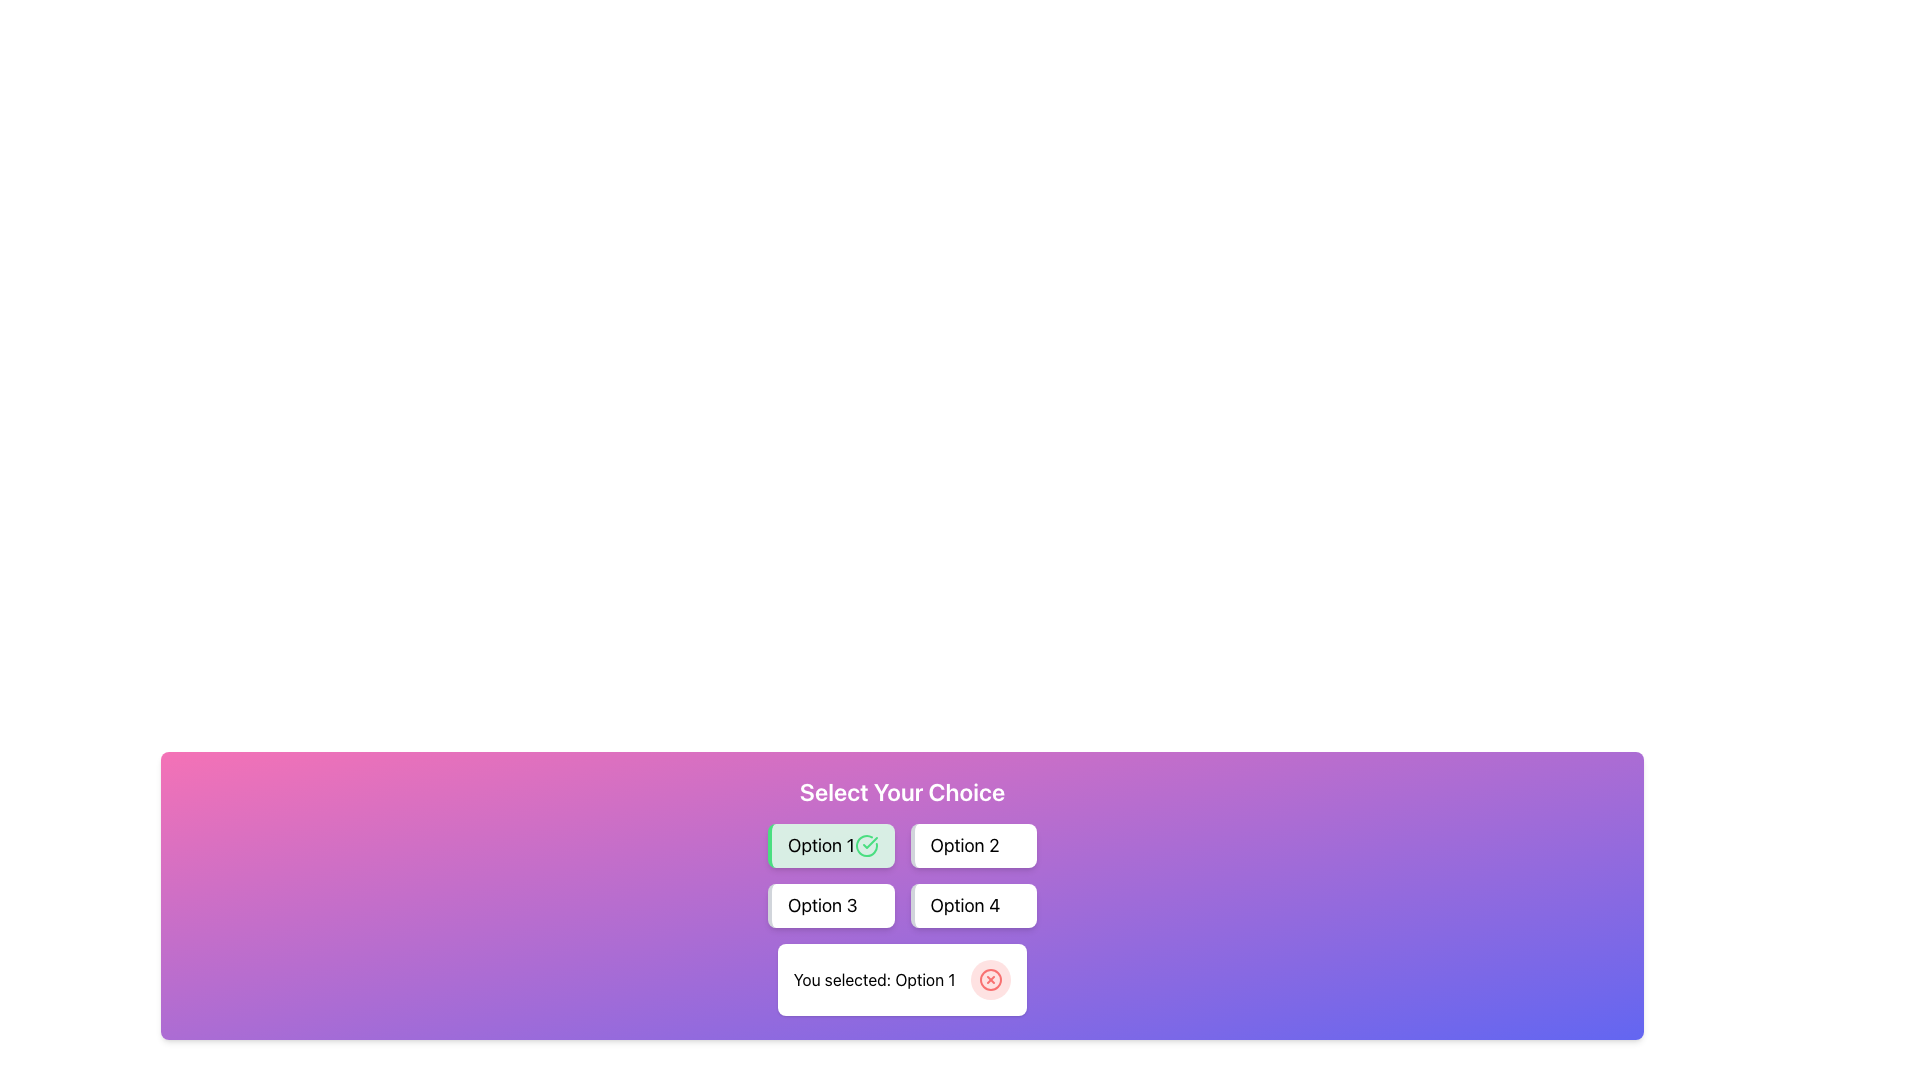  What do you see at coordinates (973, 906) in the screenshot?
I see `the button labeled 'Option 4', which is a rectangular button with rounded corners and a grey left border` at bounding box center [973, 906].